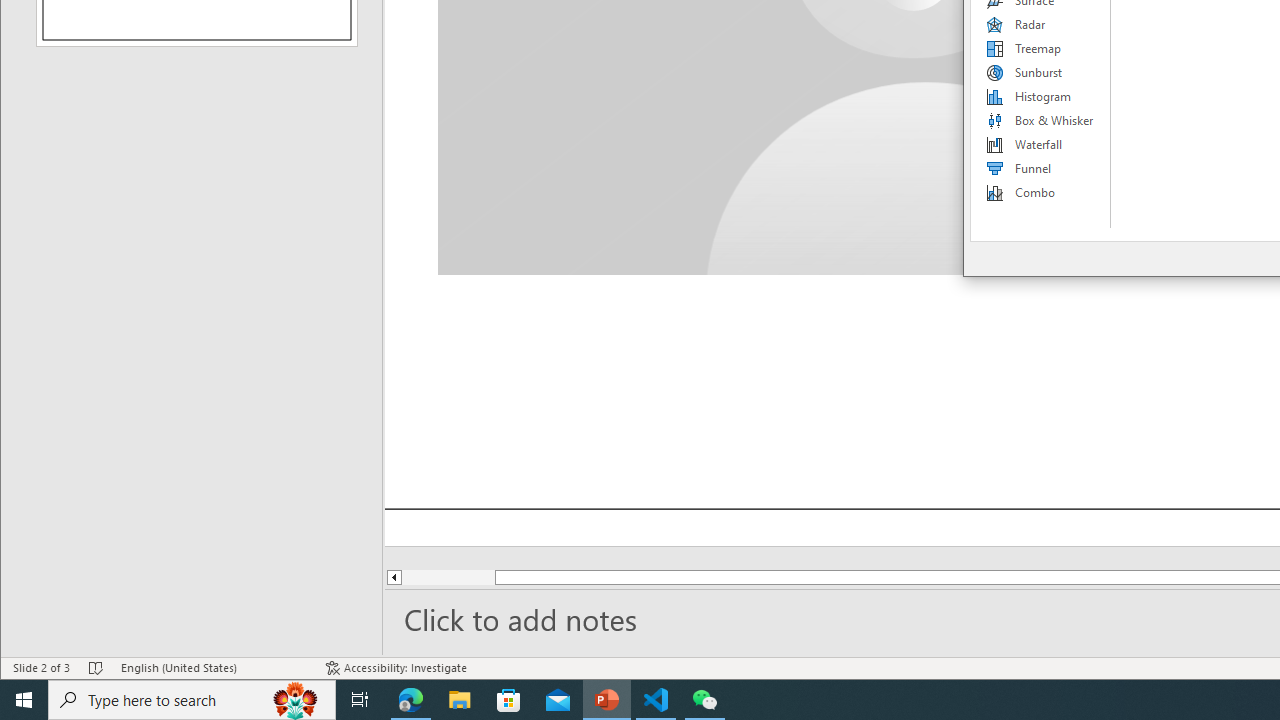  I want to click on 'Search highlights icon opens search home window', so click(294, 698).